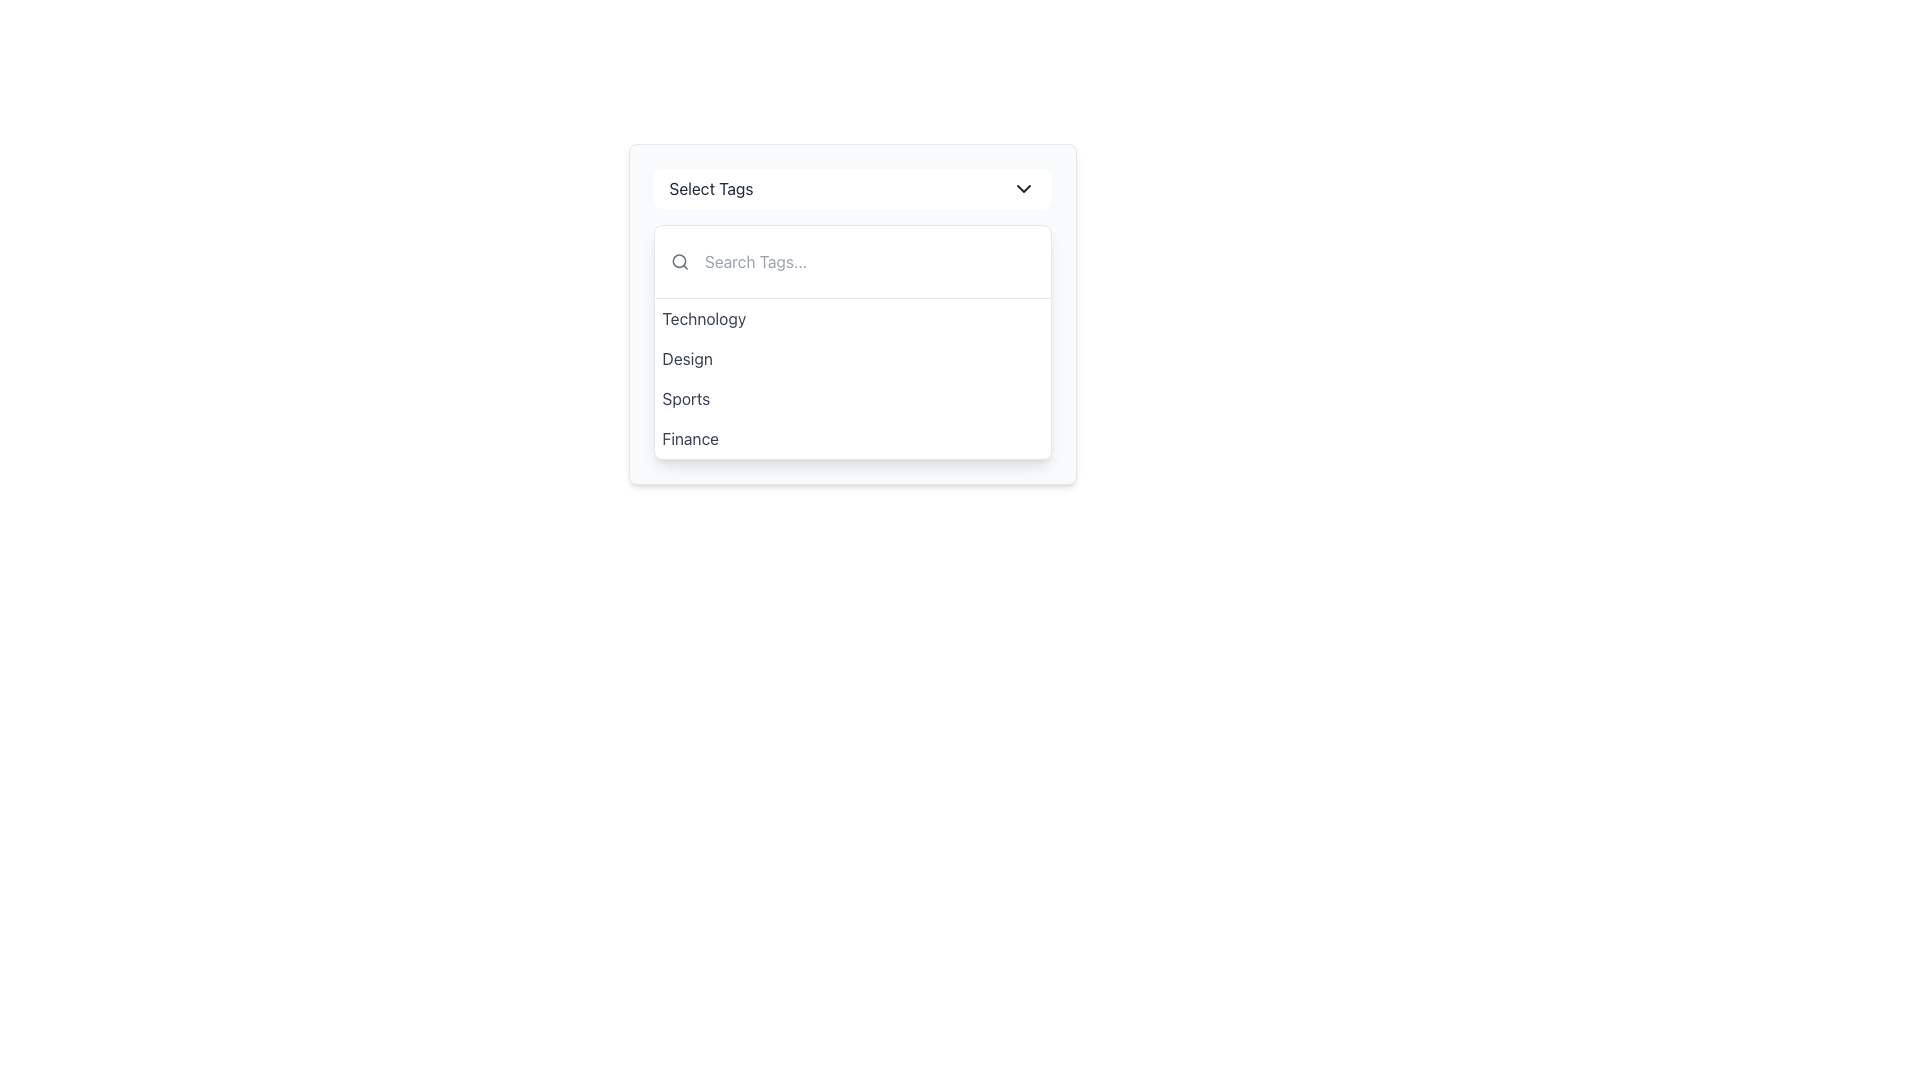 This screenshot has height=1080, width=1920. Describe the element at coordinates (686, 398) in the screenshot. I see `the 'Sports' category in the dropdown menu, which is the third item in the list, visually aligned with 'Technology', 'Design', and 'Finance'` at that location.